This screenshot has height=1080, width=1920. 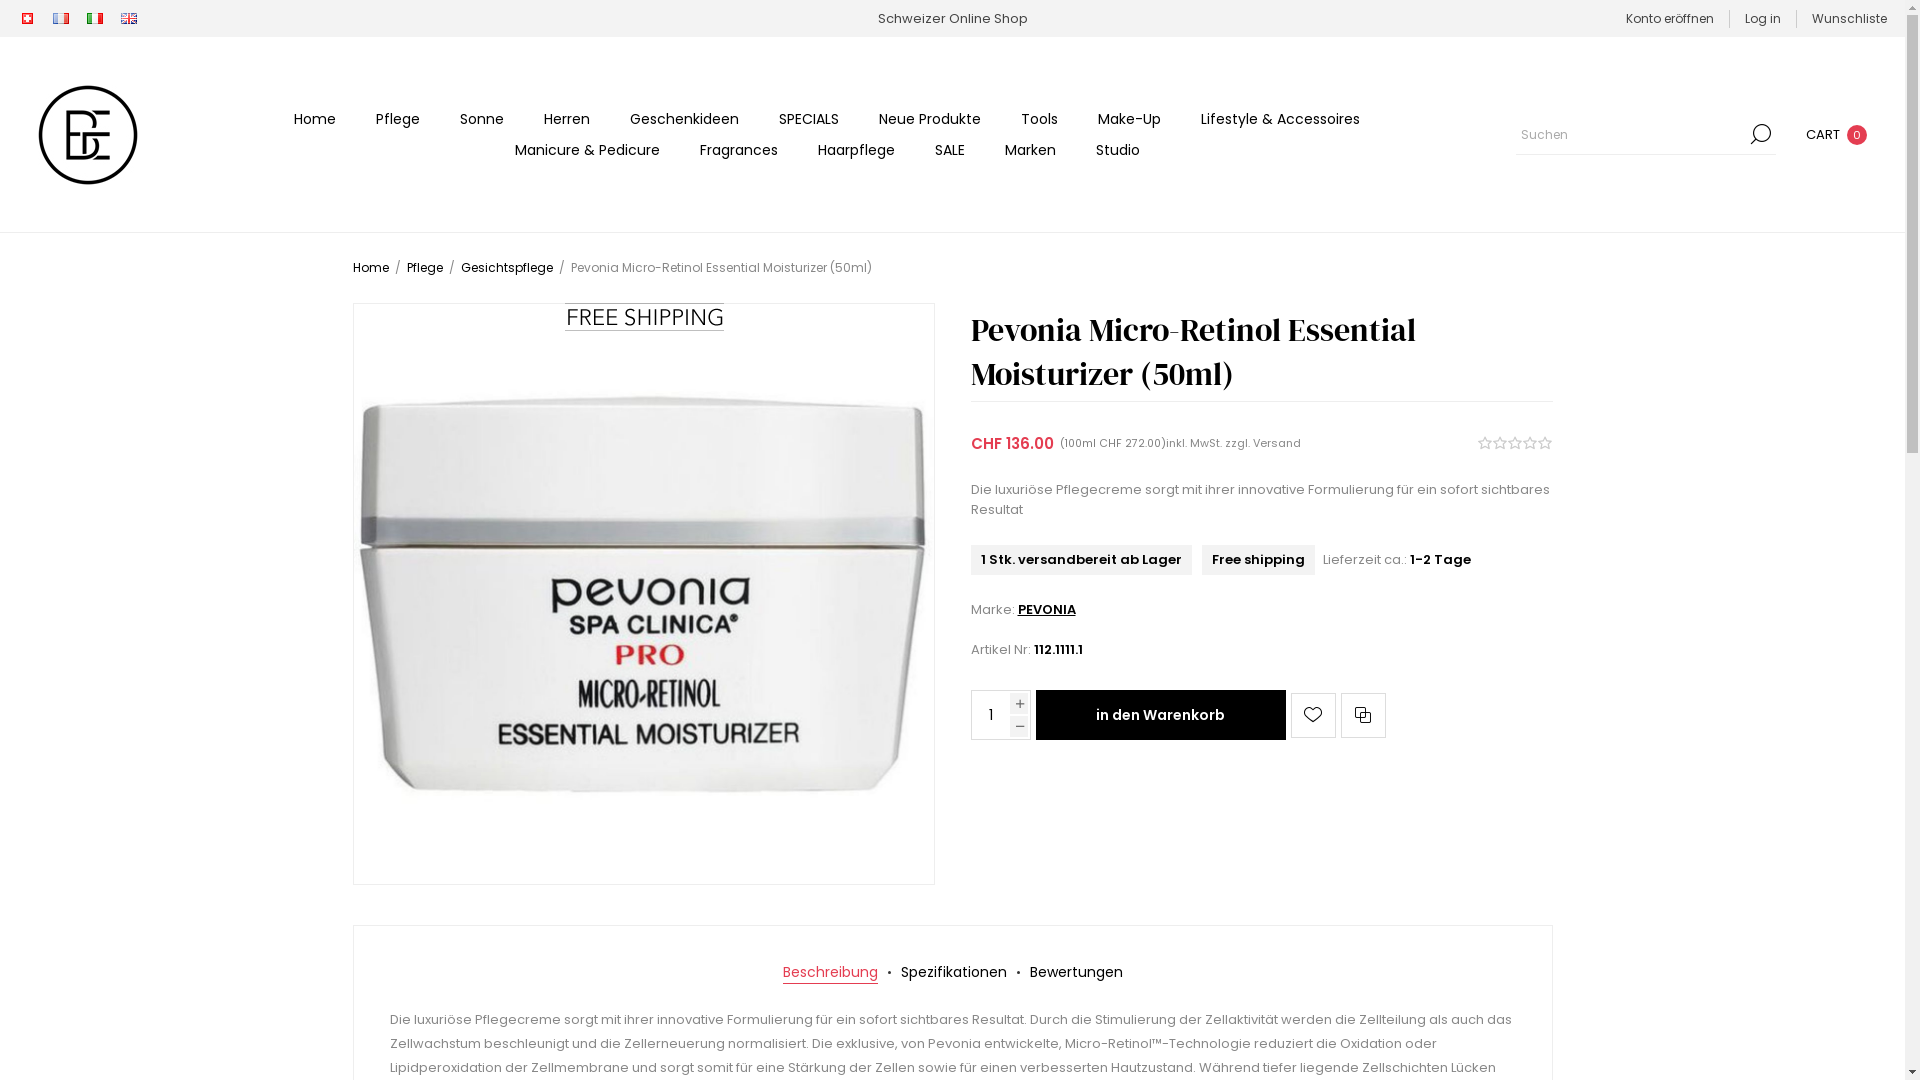 I want to click on 'Lifestyle & Accessoires', so click(x=1280, y=119).